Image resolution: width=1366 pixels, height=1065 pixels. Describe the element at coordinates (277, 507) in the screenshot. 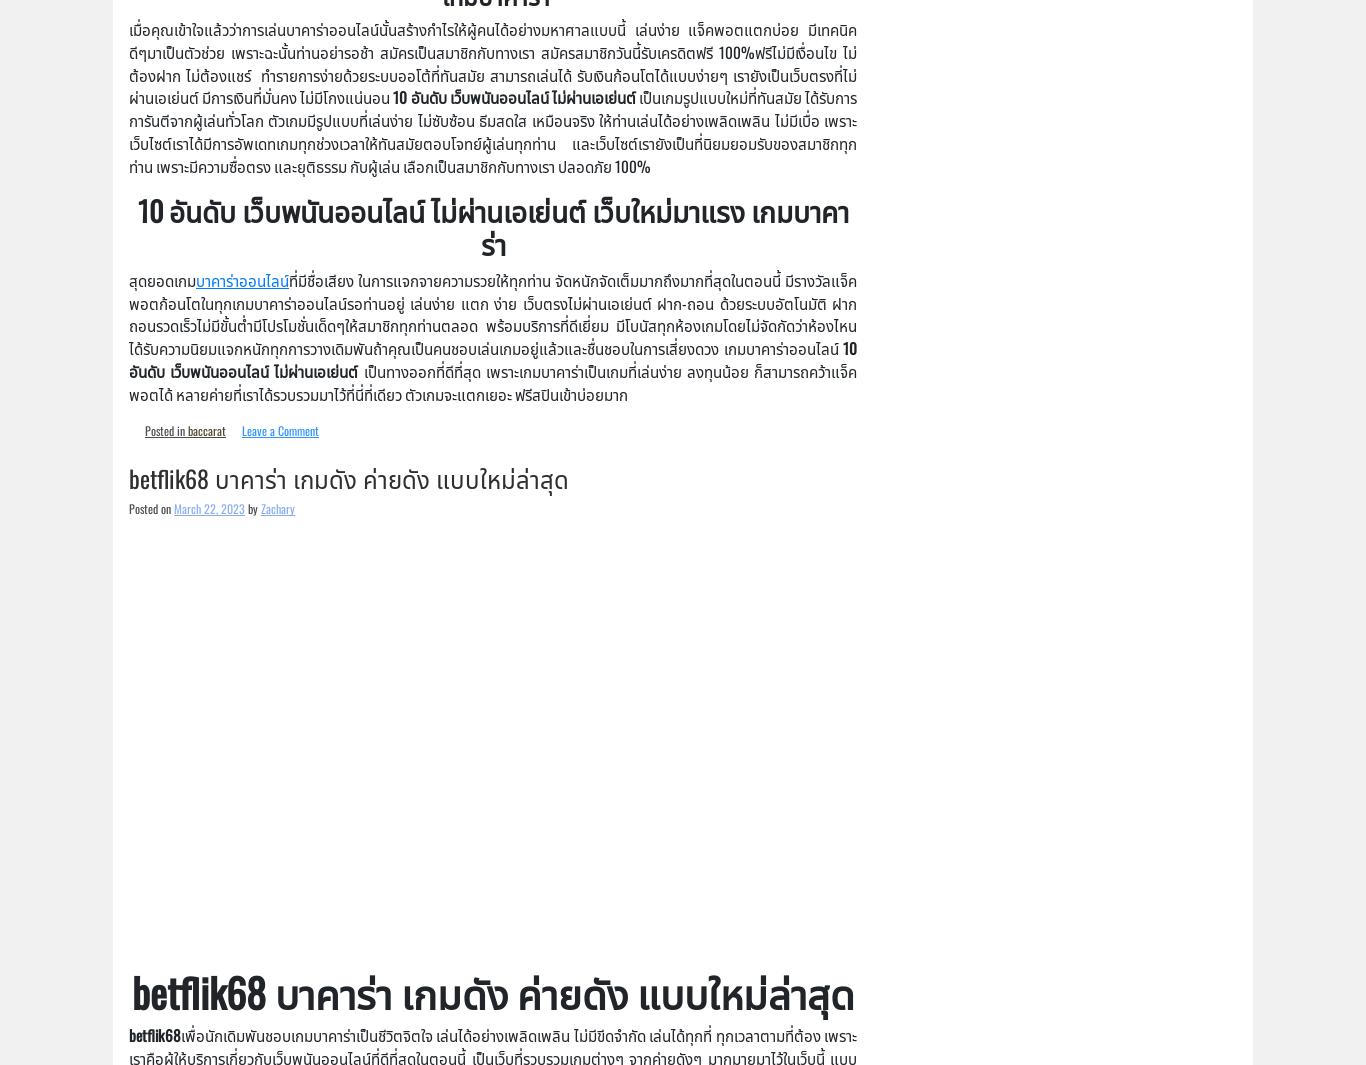

I see `'Zachary'` at that location.